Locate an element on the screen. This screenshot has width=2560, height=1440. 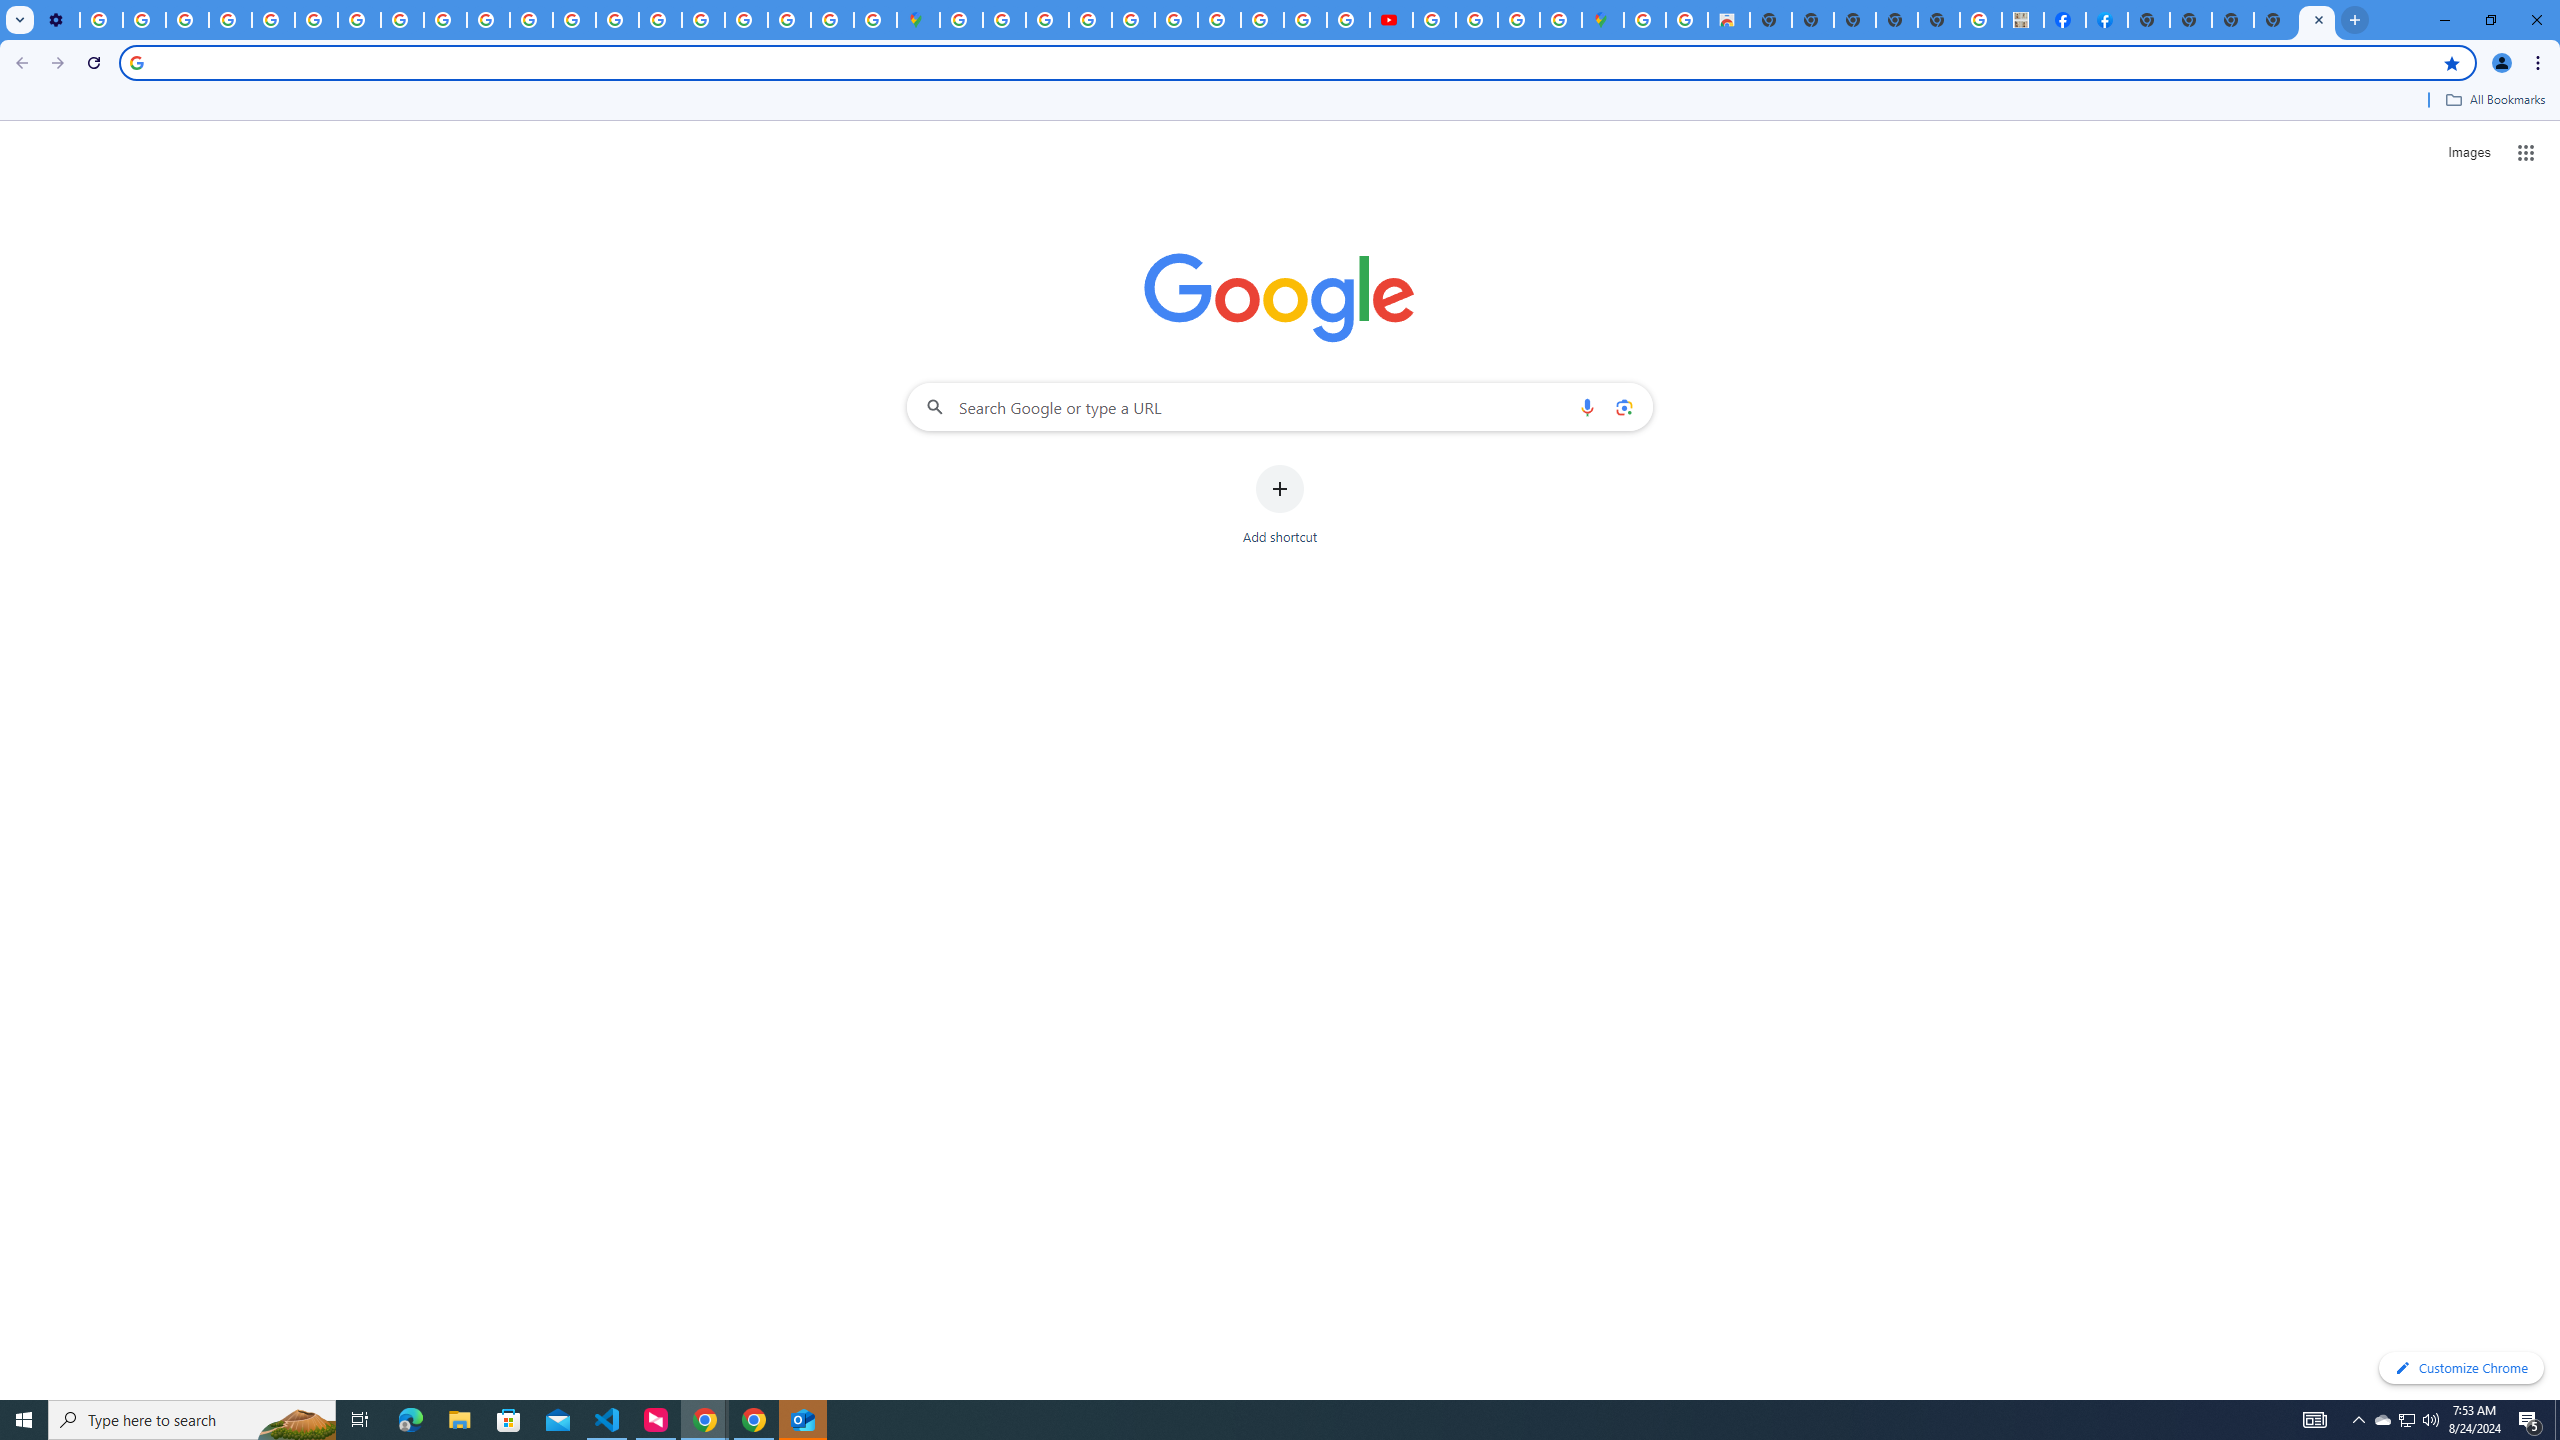
'Add shortcut' is located at coordinates (1280, 505).